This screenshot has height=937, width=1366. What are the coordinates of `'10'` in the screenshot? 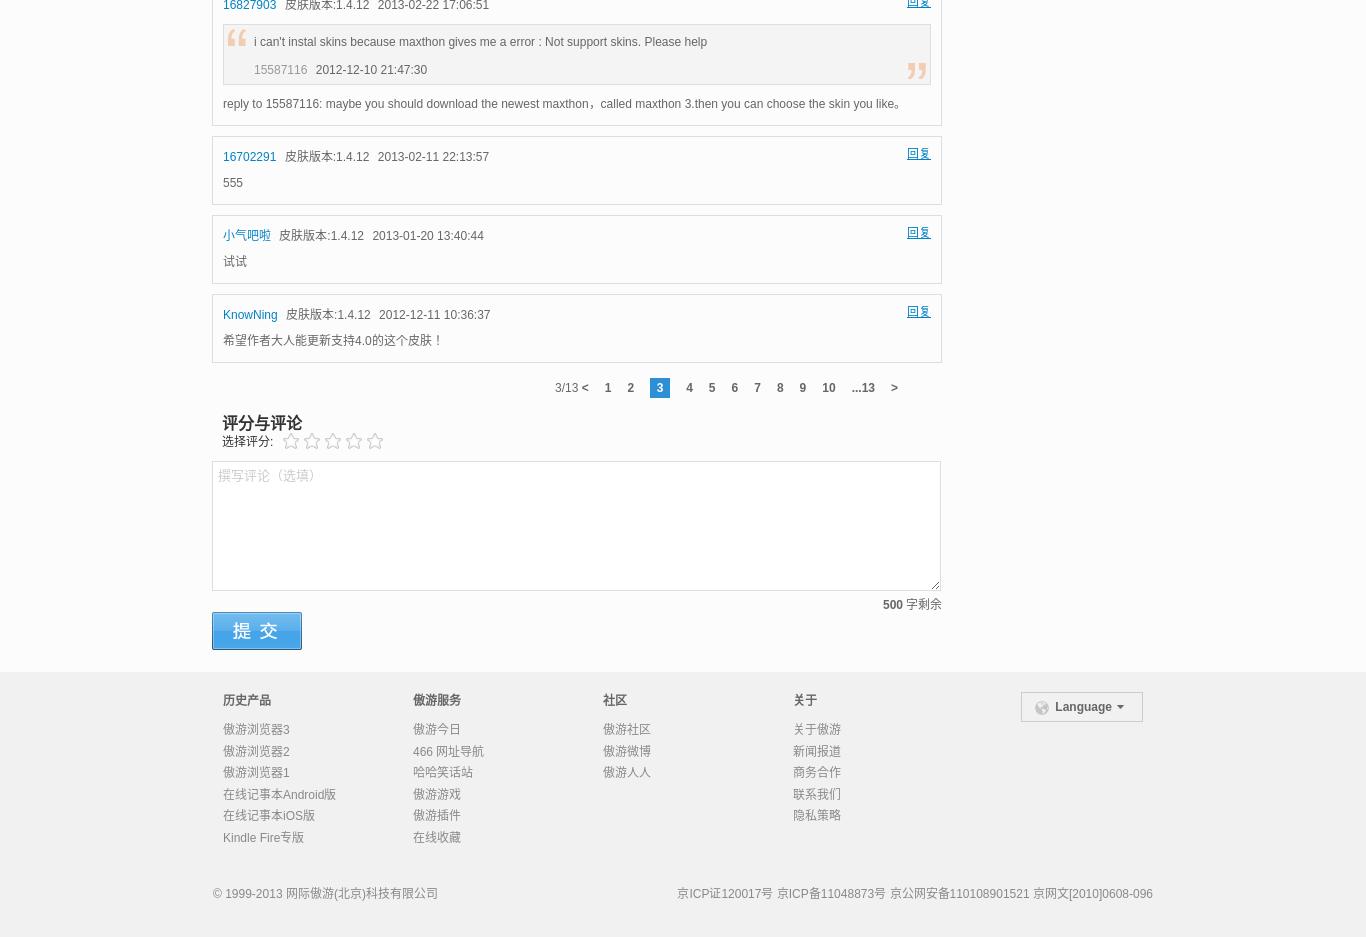 It's located at (827, 385).